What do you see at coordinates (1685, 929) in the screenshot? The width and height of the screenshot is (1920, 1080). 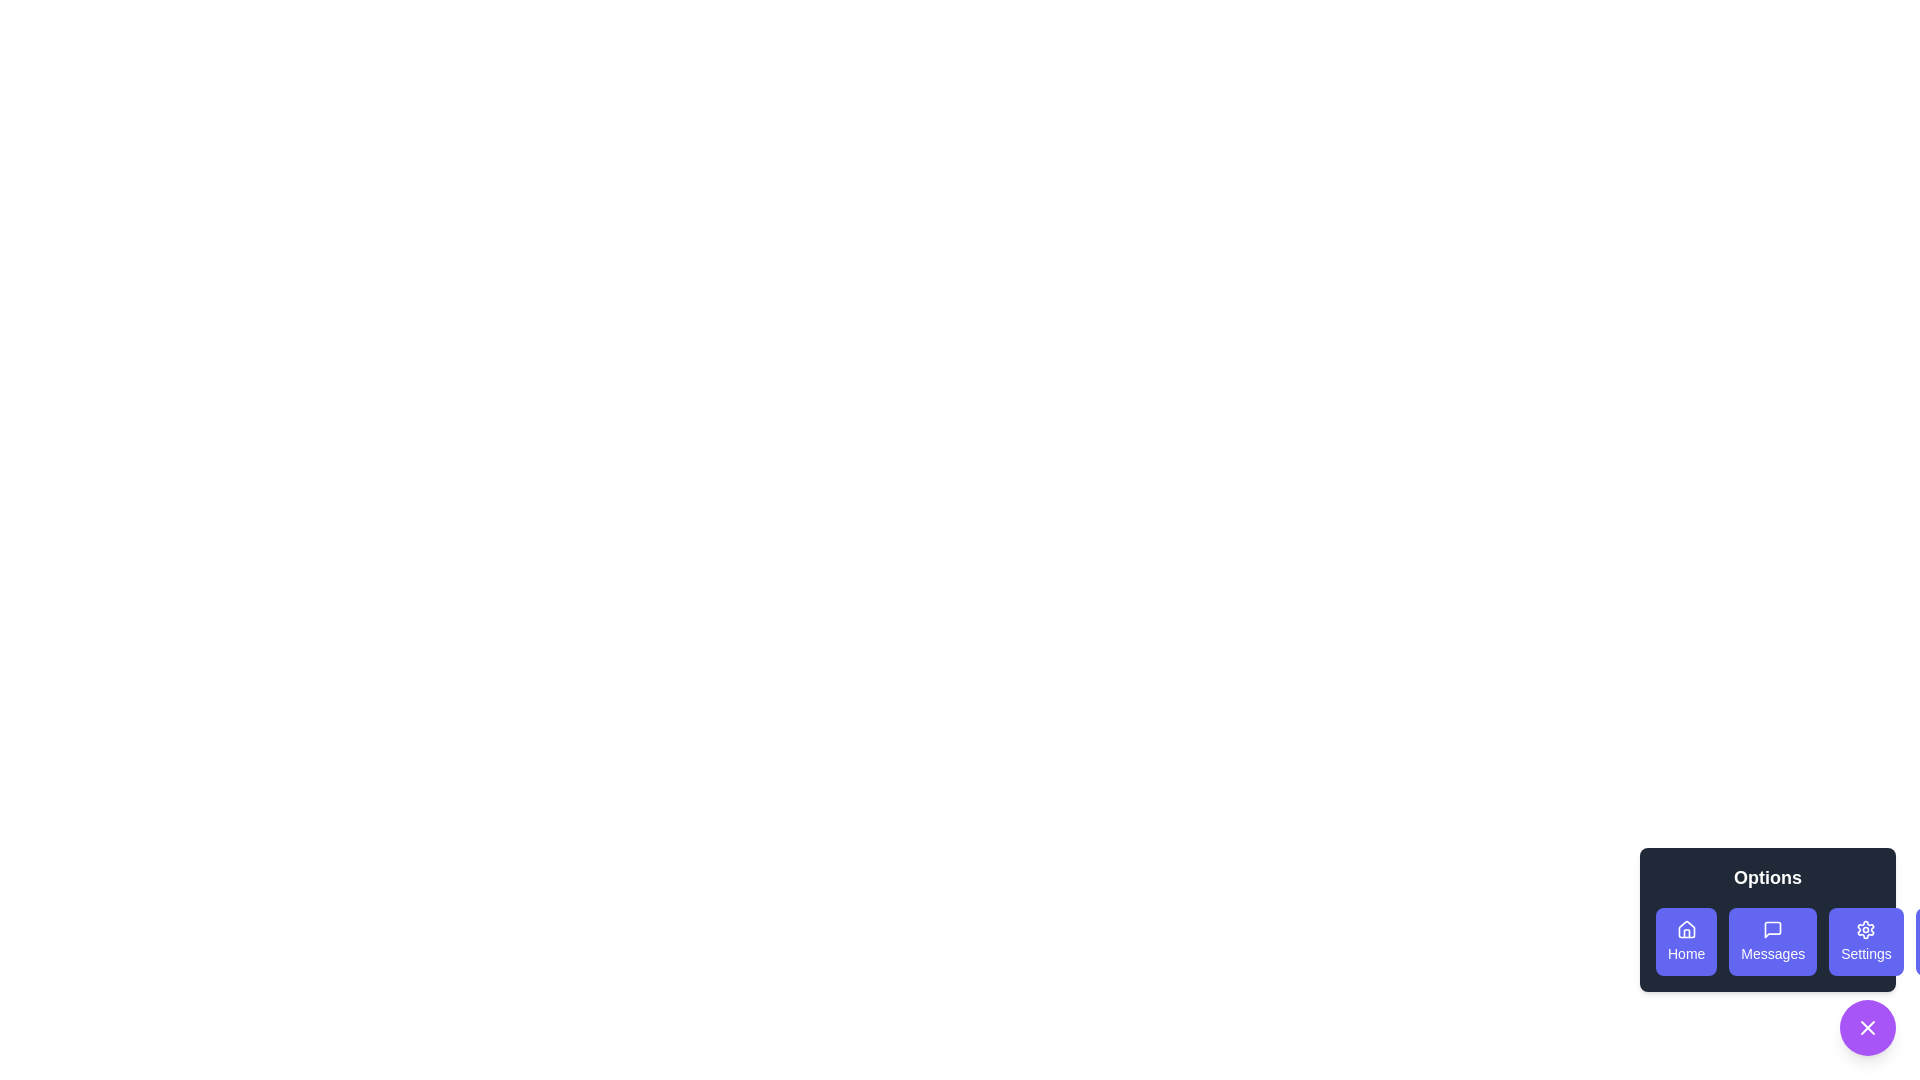 I see `the home icon, which is a simplified geometric outline of a house` at bounding box center [1685, 929].